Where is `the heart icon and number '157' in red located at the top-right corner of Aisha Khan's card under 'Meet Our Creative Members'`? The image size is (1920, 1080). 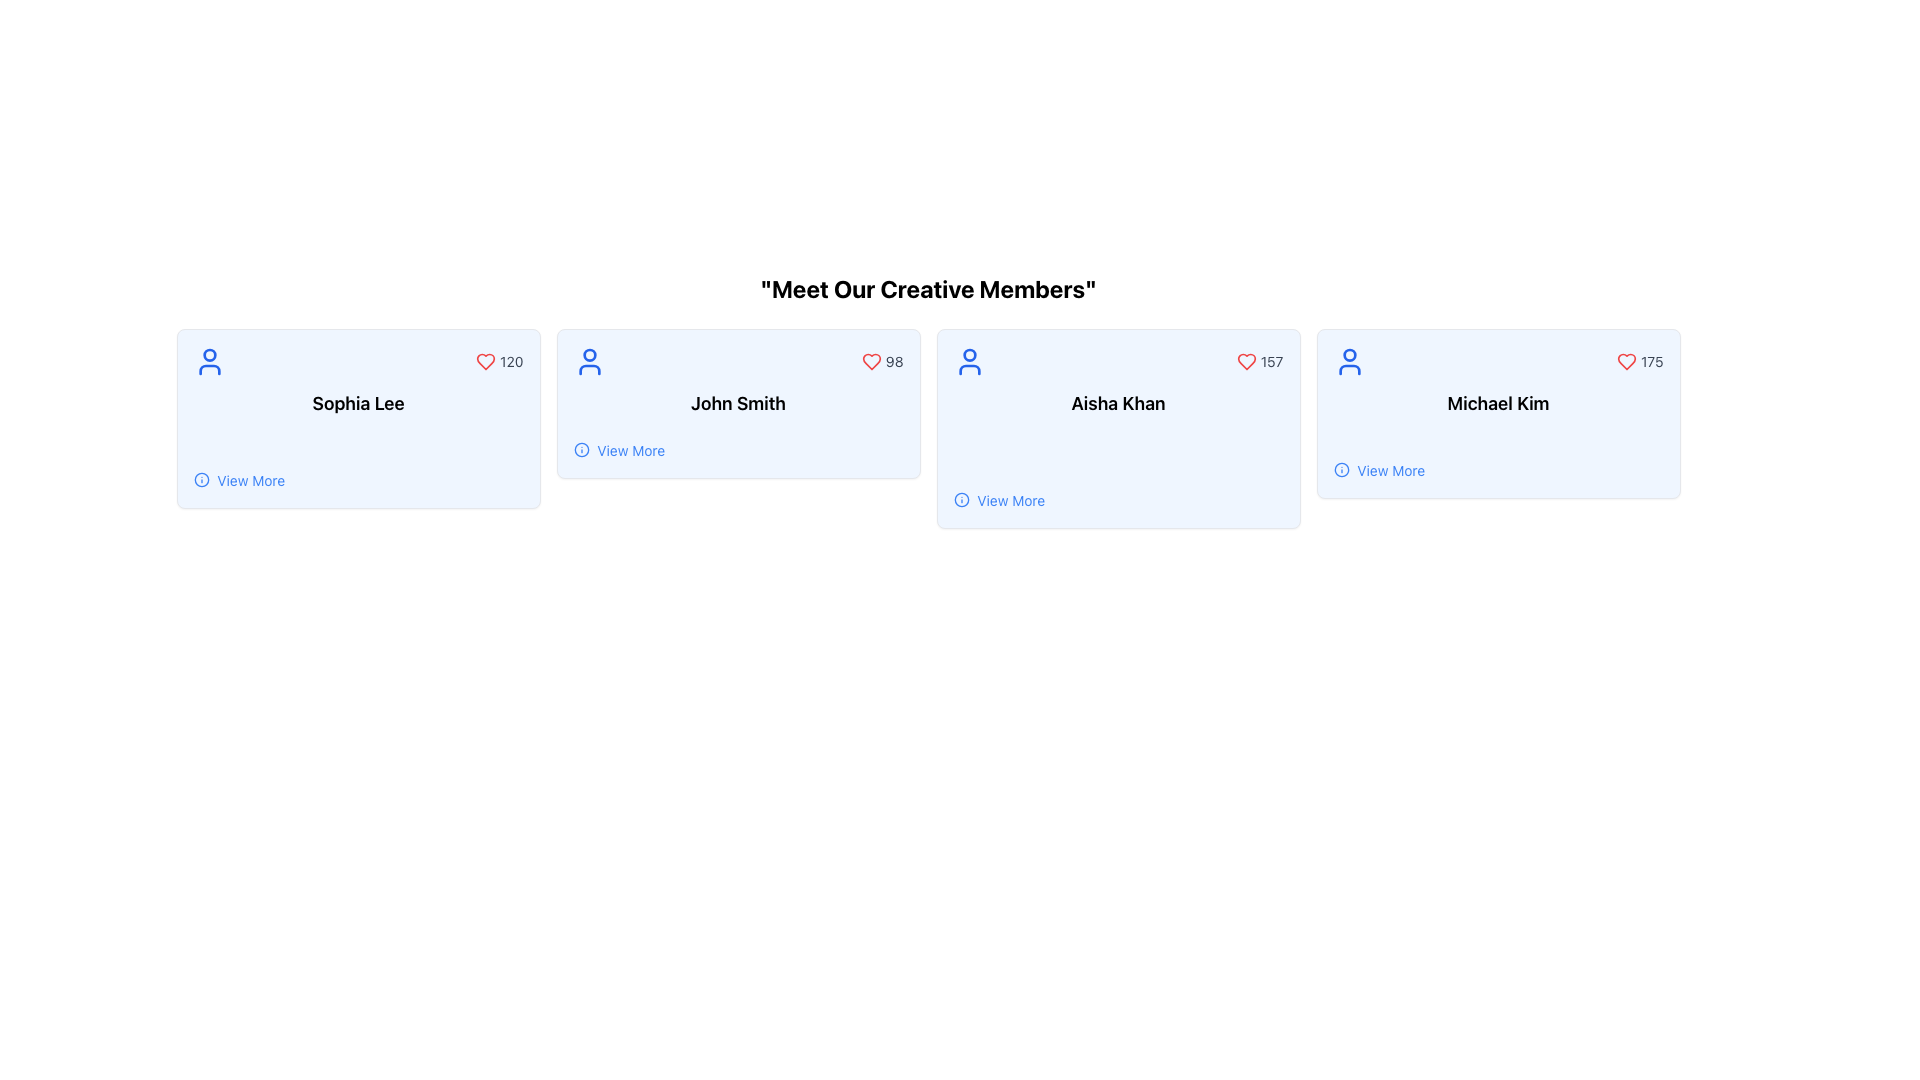
the heart icon and number '157' in red located at the top-right corner of Aisha Khan's card under 'Meet Our Creative Members' is located at coordinates (1259, 362).